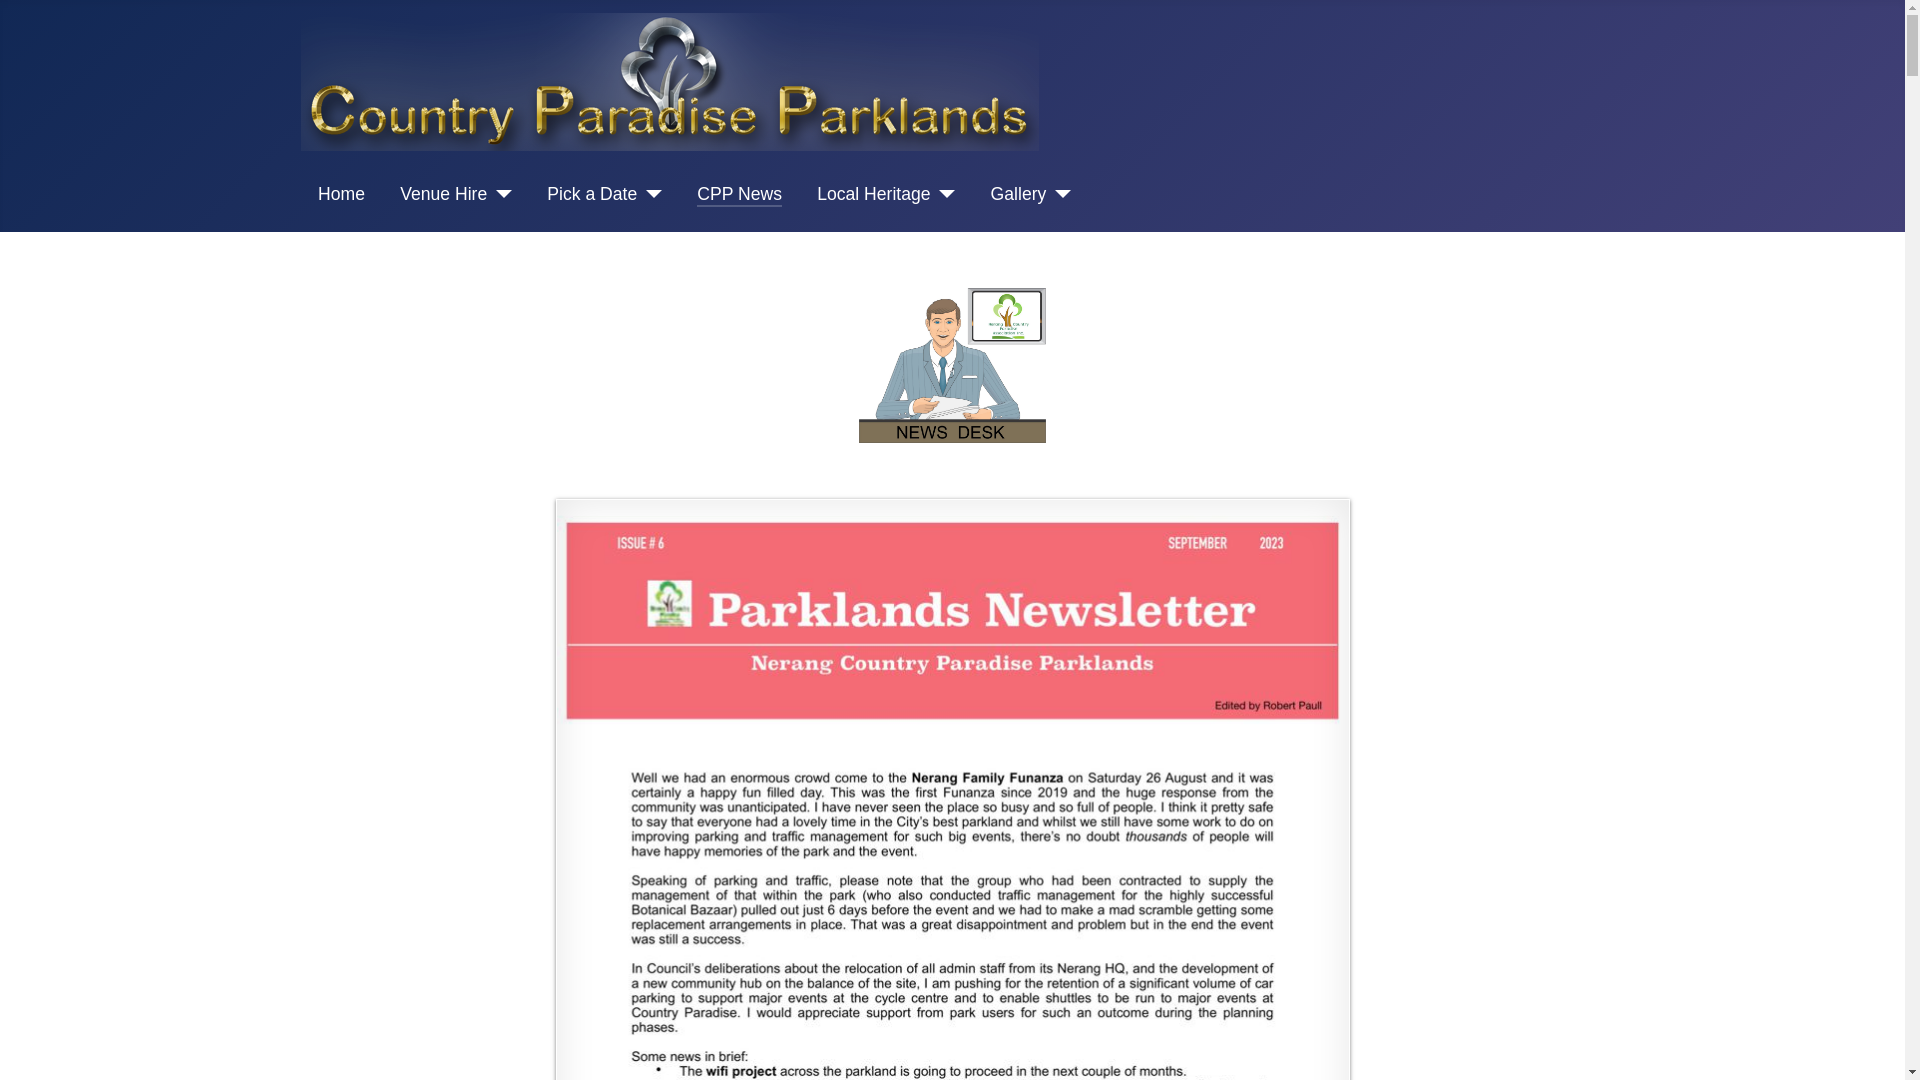 This screenshot has height=1080, width=1920. Describe the element at coordinates (455, 193) in the screenshot. I see `'Venue Hire'` at that location.